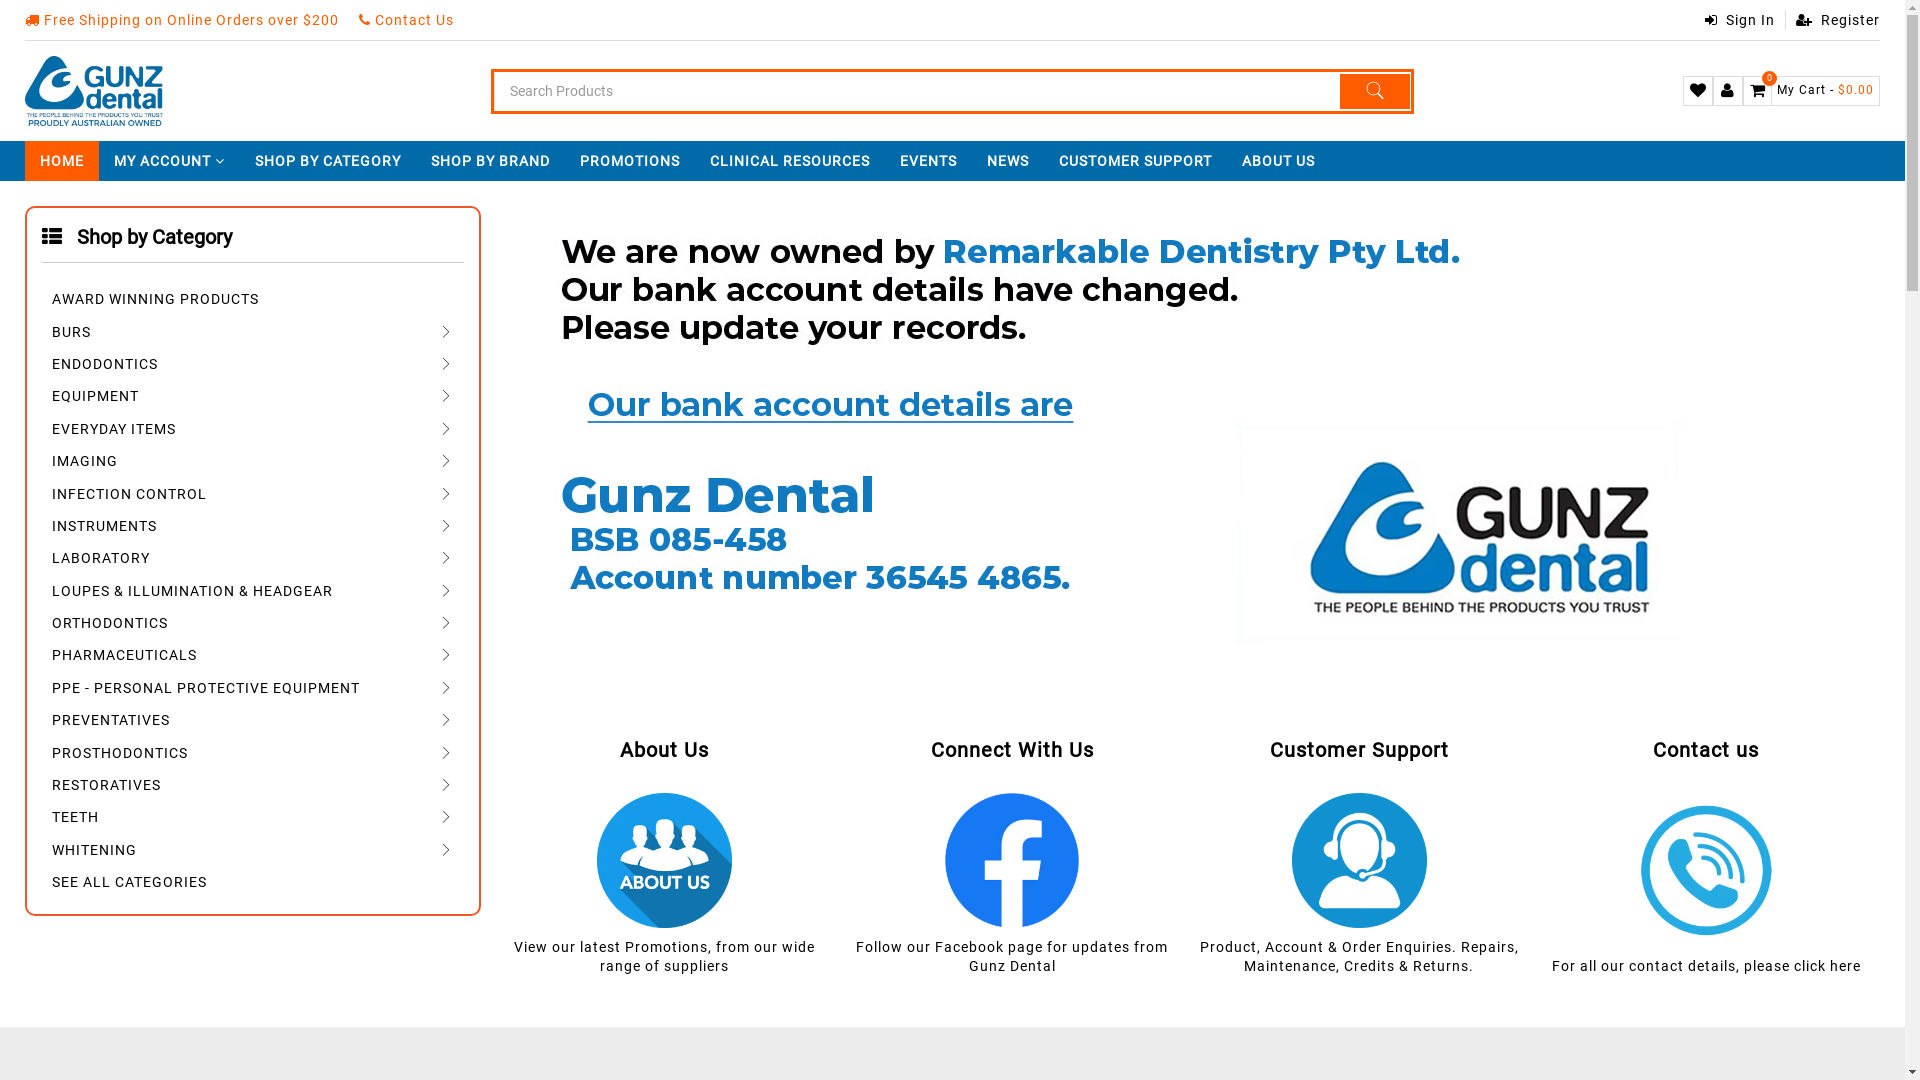 This screenshot has height=1080, width=1920. Describe the element at coordinates (252, 558) in the screenshot. I see `'LABORATORY'` at that location.